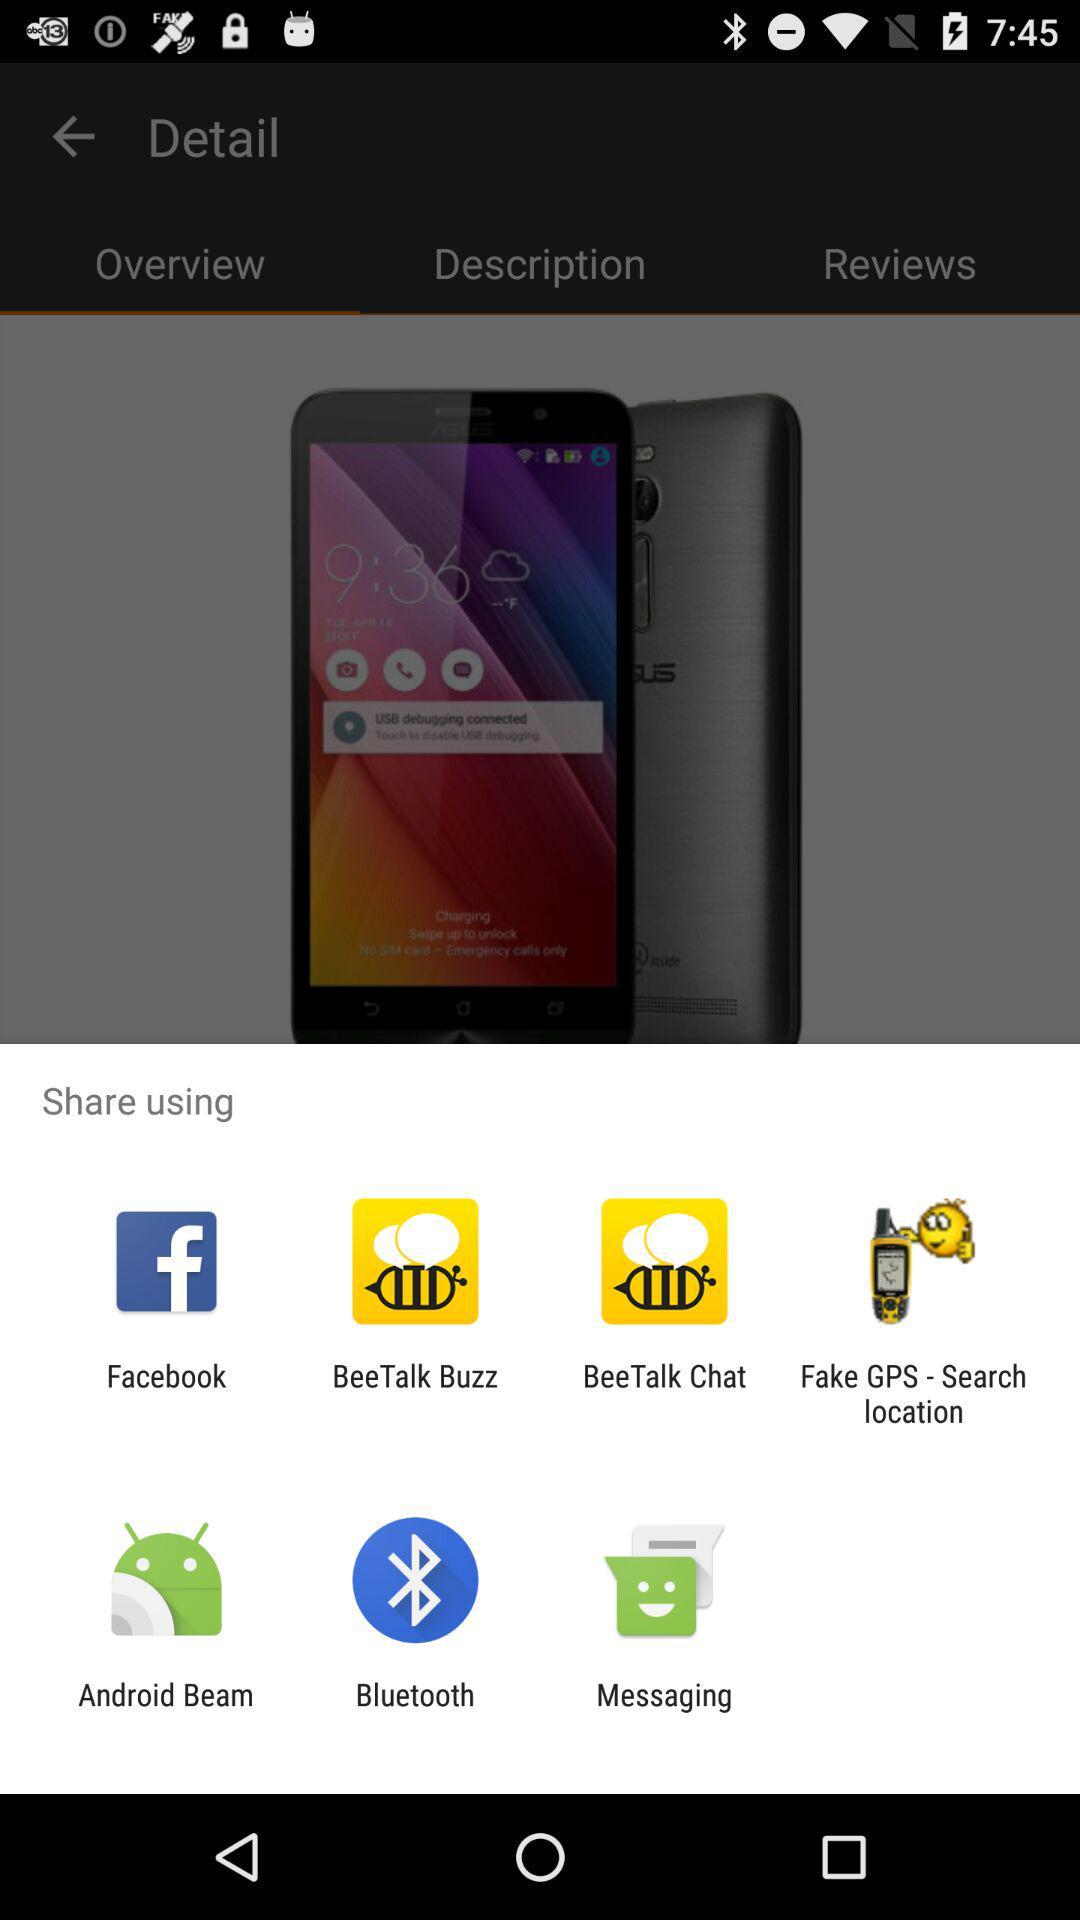 This screenshot has height=1920, width=1080. What do you see at coordinates (165, 1392) in the screenshot?
I see `the facebook` at bounding box center [165, 1392].